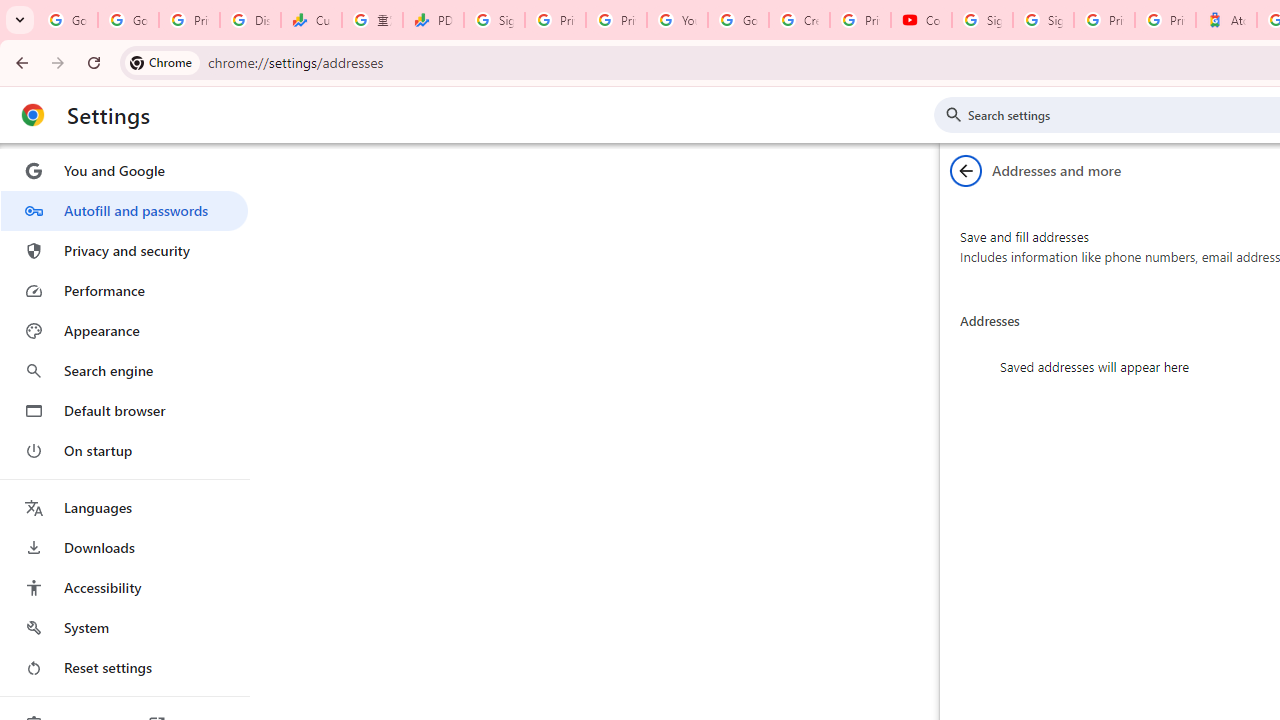 Image resolution: width=1280 pixels, height=720 pixels. Describe the element at coordinates (432, 20) in the screenshot. I see `'PDD Holdings Inc - ADR (PDD) Price & News - Google Finance'` at that location.